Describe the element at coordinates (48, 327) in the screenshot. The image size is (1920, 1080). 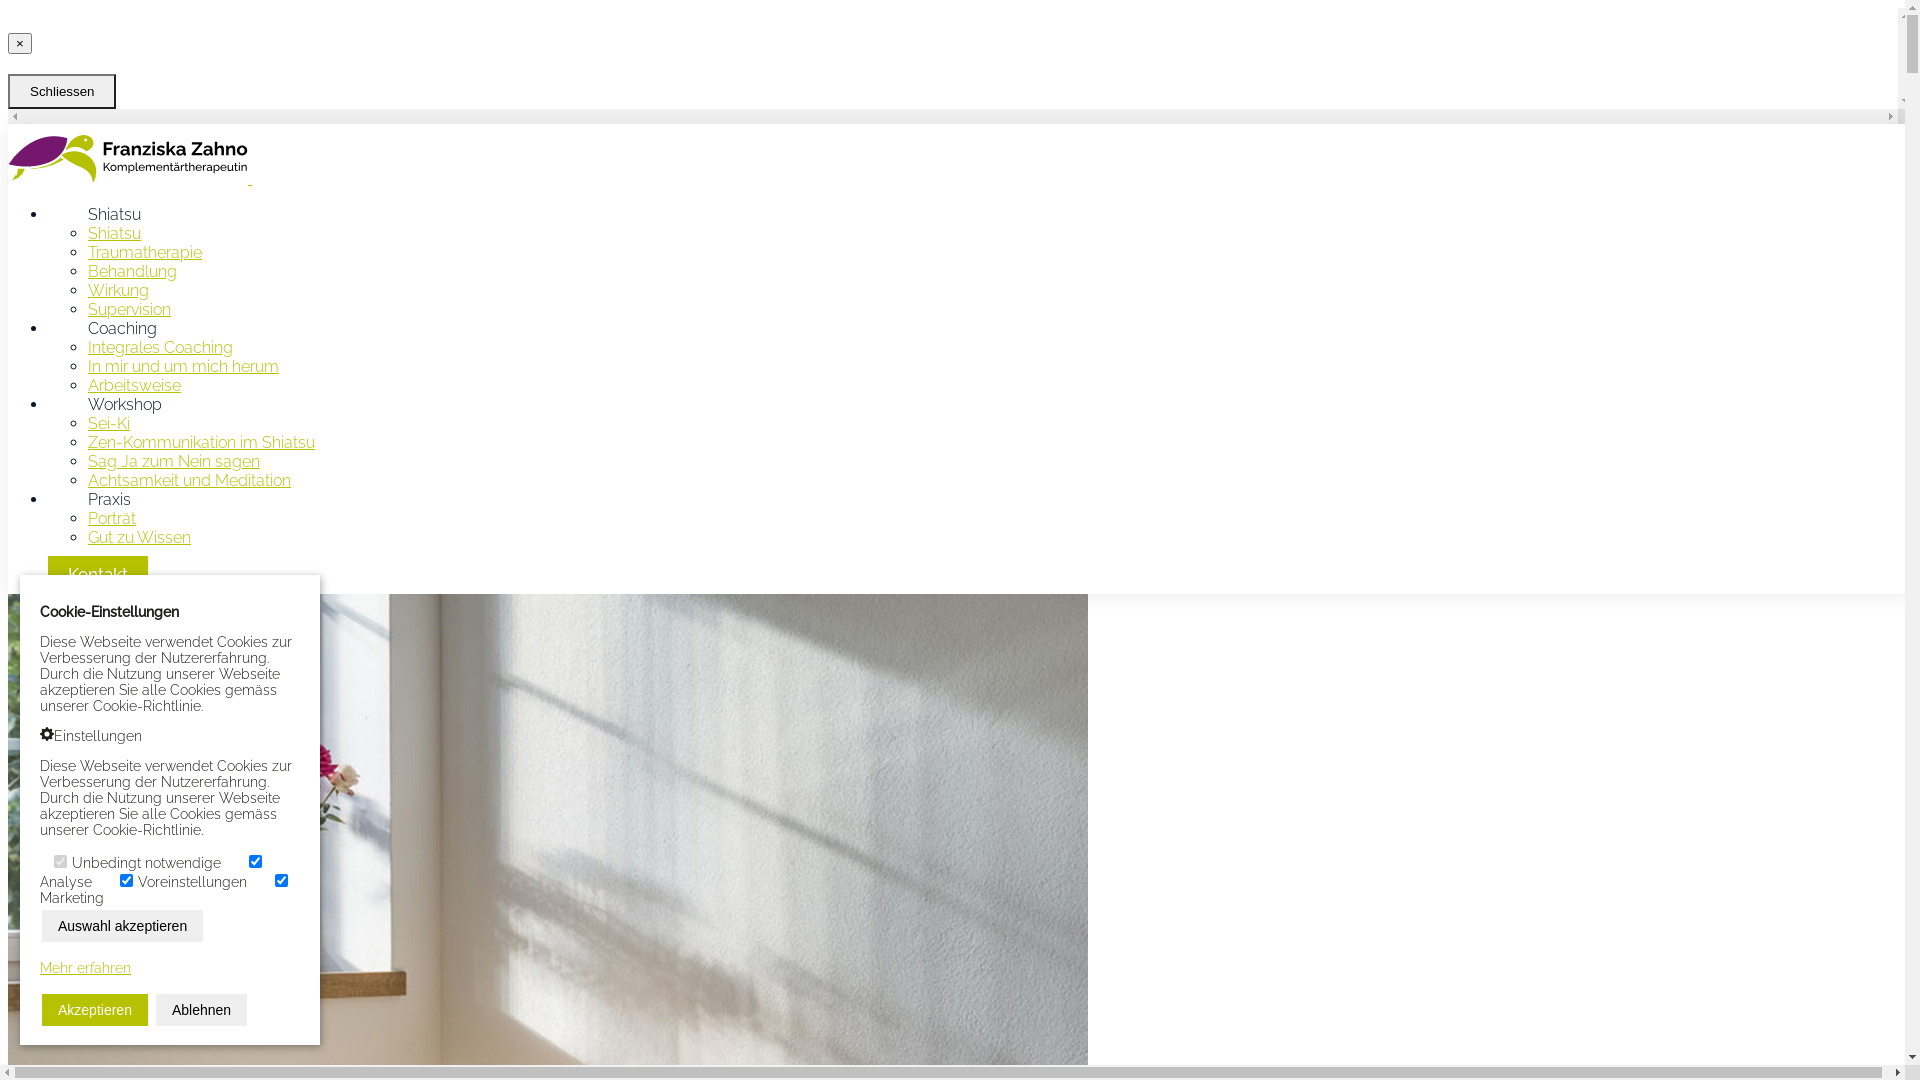
I see `'Coaching'` at that location.